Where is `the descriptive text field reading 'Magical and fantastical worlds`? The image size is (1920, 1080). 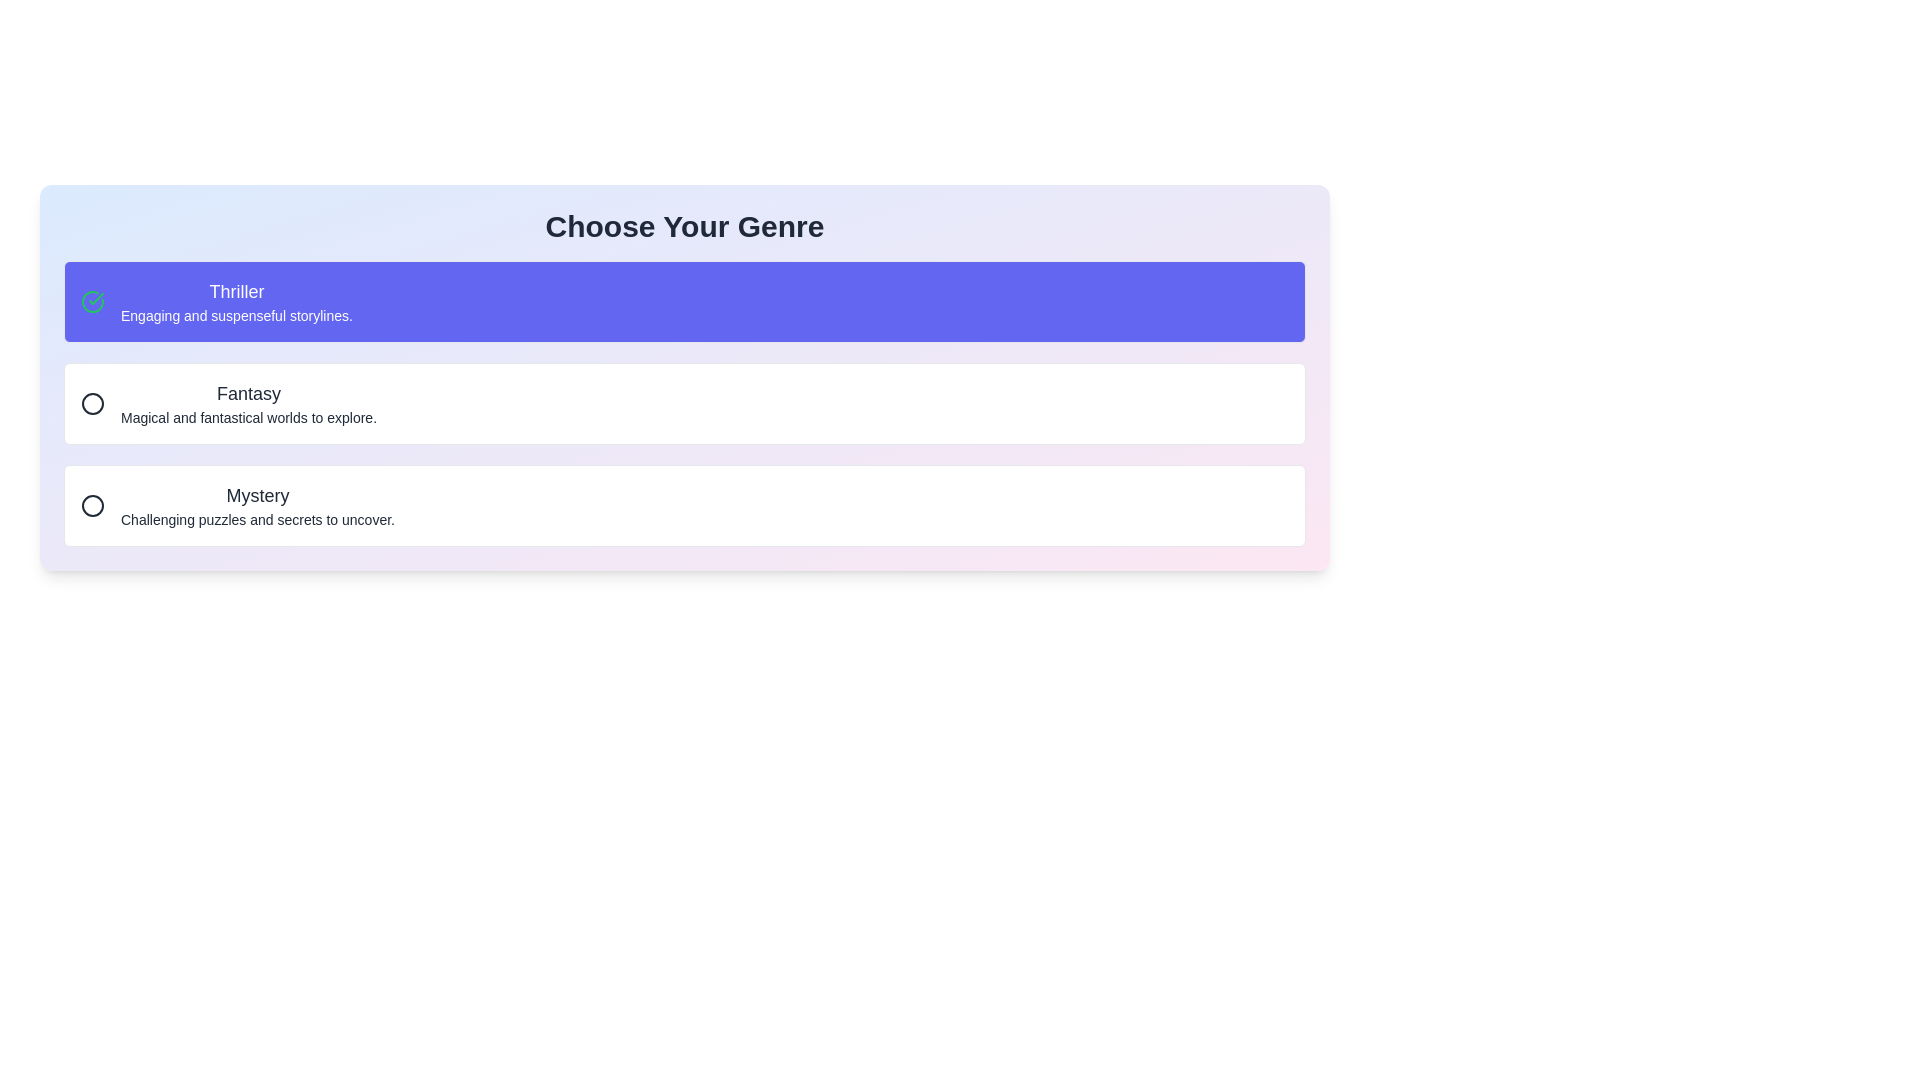
the descriptive text field reading 'Magical and fantastical worlds is located at coordinates (248, 416).